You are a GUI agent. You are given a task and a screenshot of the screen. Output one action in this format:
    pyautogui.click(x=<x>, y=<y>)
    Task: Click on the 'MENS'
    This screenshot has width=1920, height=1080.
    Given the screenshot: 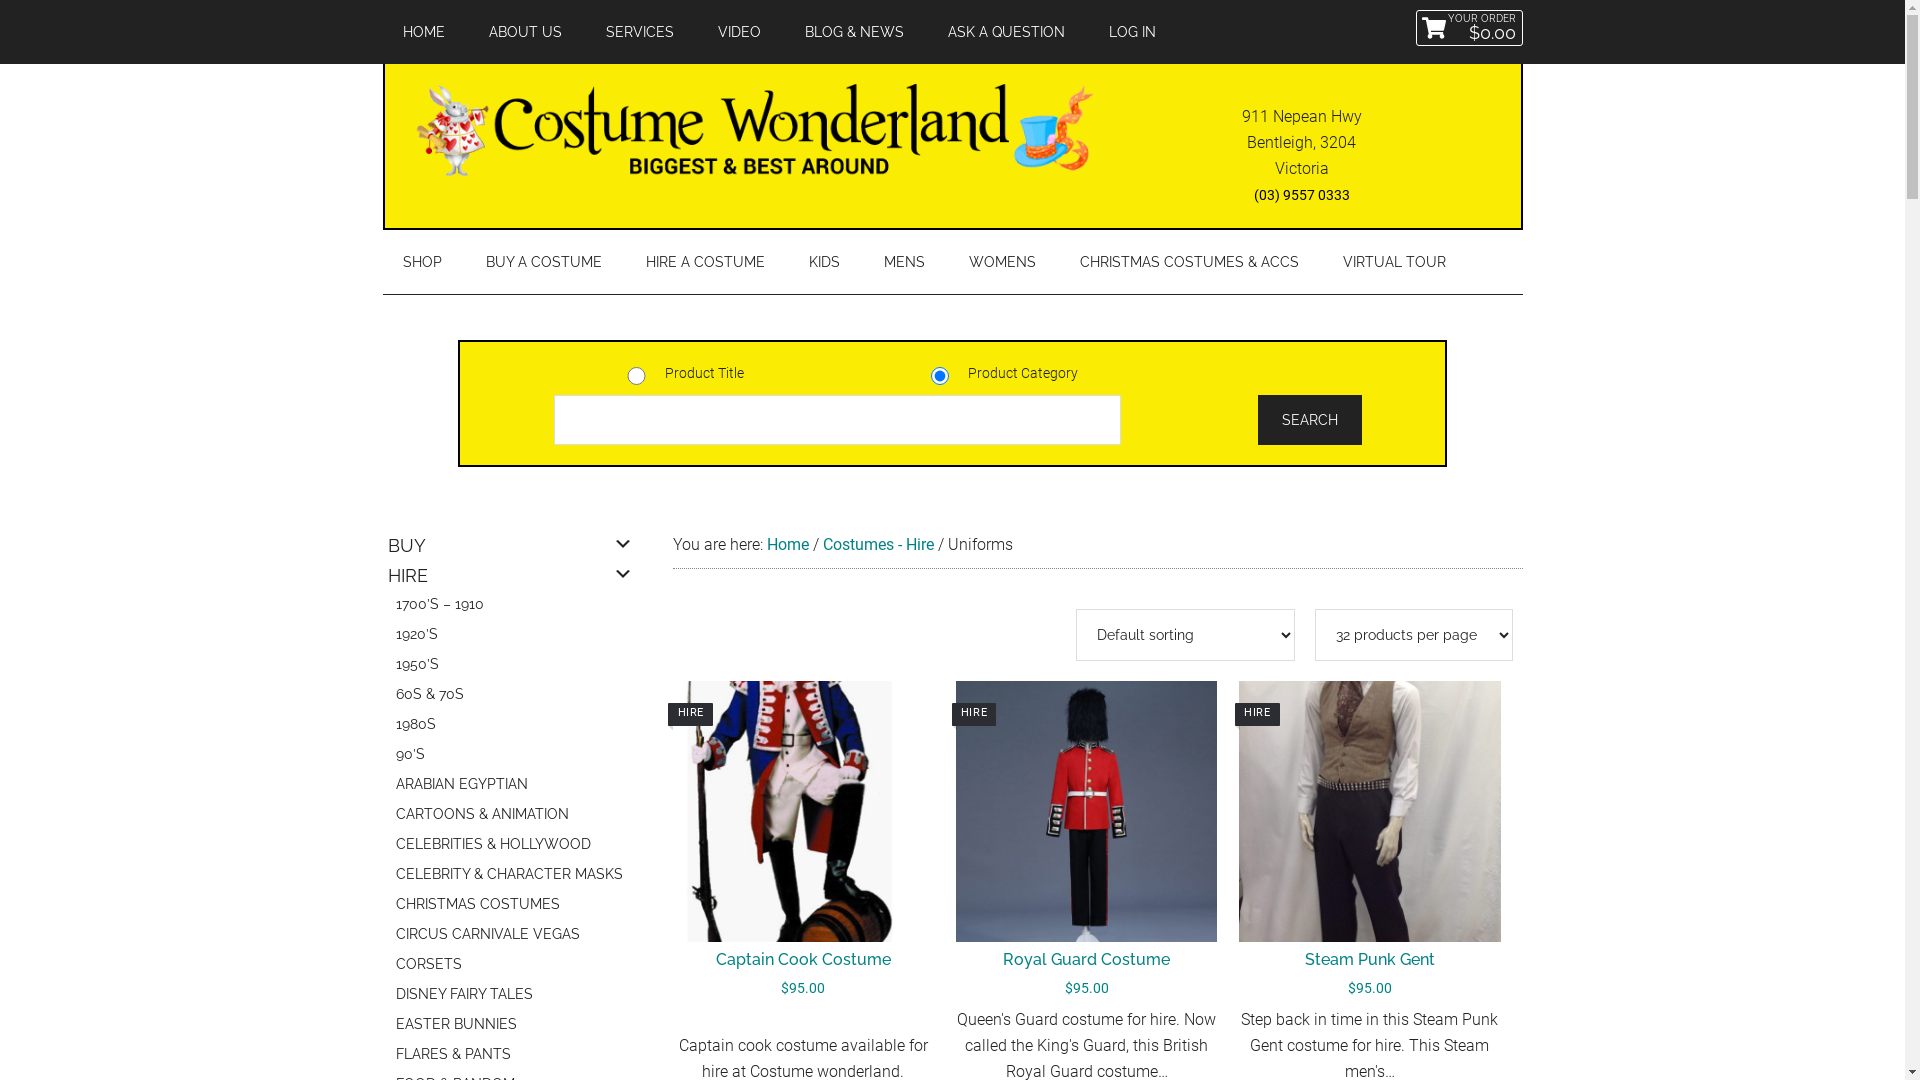 What is the action you would take?
    pyautogui.click(x=864, y=261)
    